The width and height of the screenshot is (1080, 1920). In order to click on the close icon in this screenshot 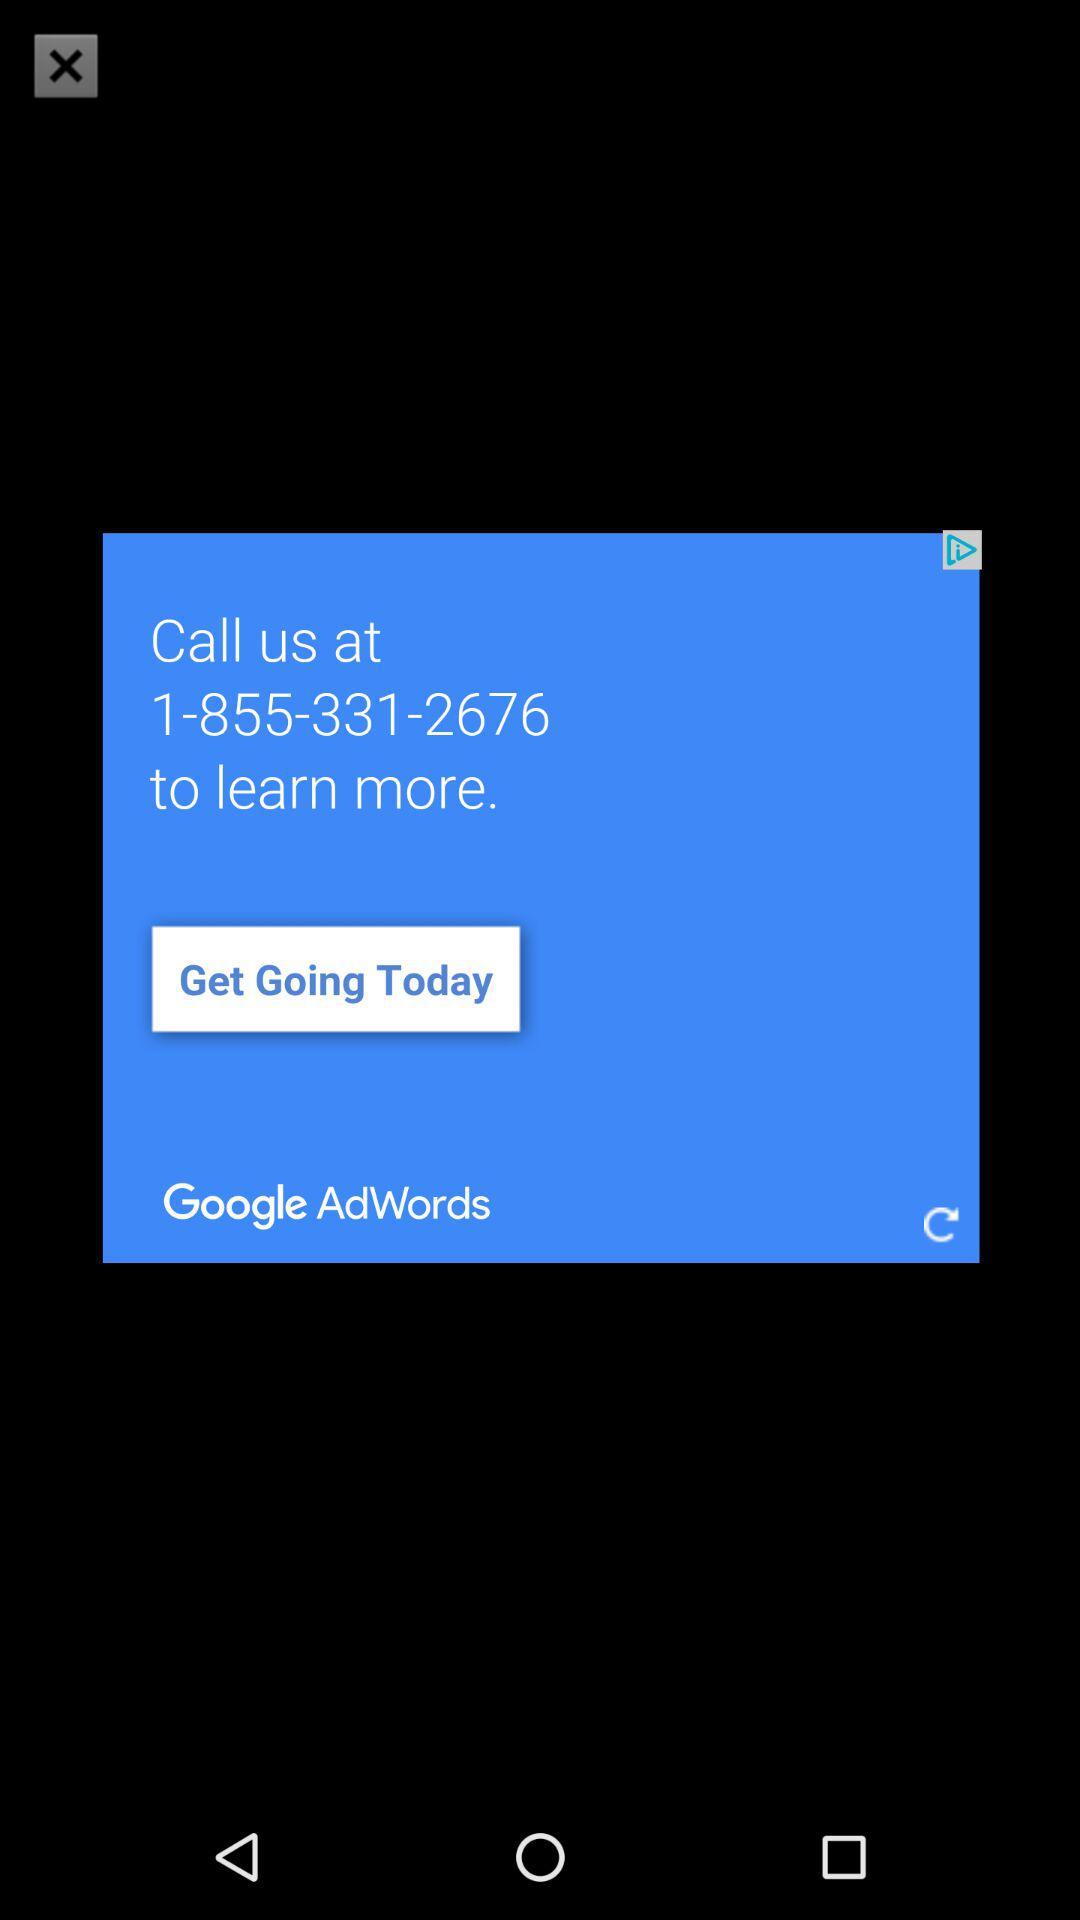, I will do `click(64, 70)`.